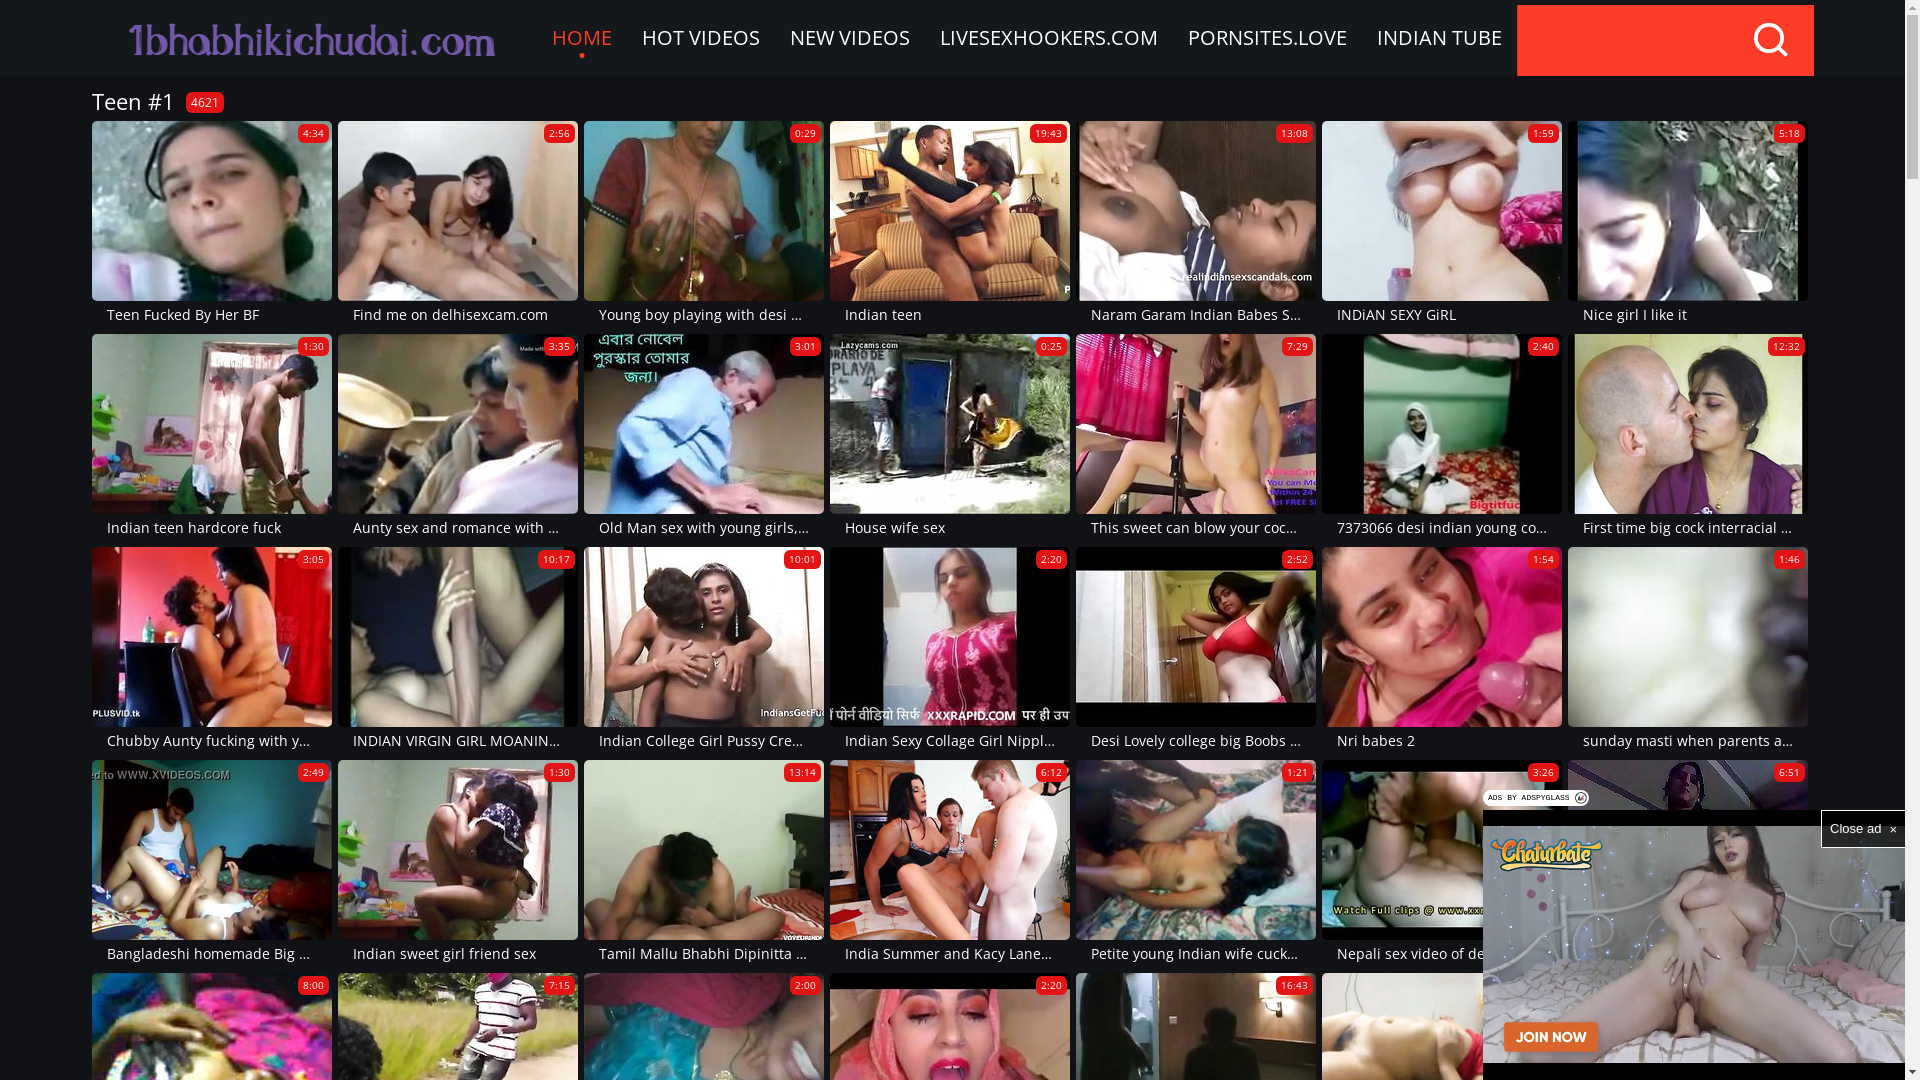 Image resolution: width=1920 pixels, height=1080 pixels. What do you see at coordinates (1441, 224) in the screenshot?
I see `'1:59` at bounding box center [1441, 224].